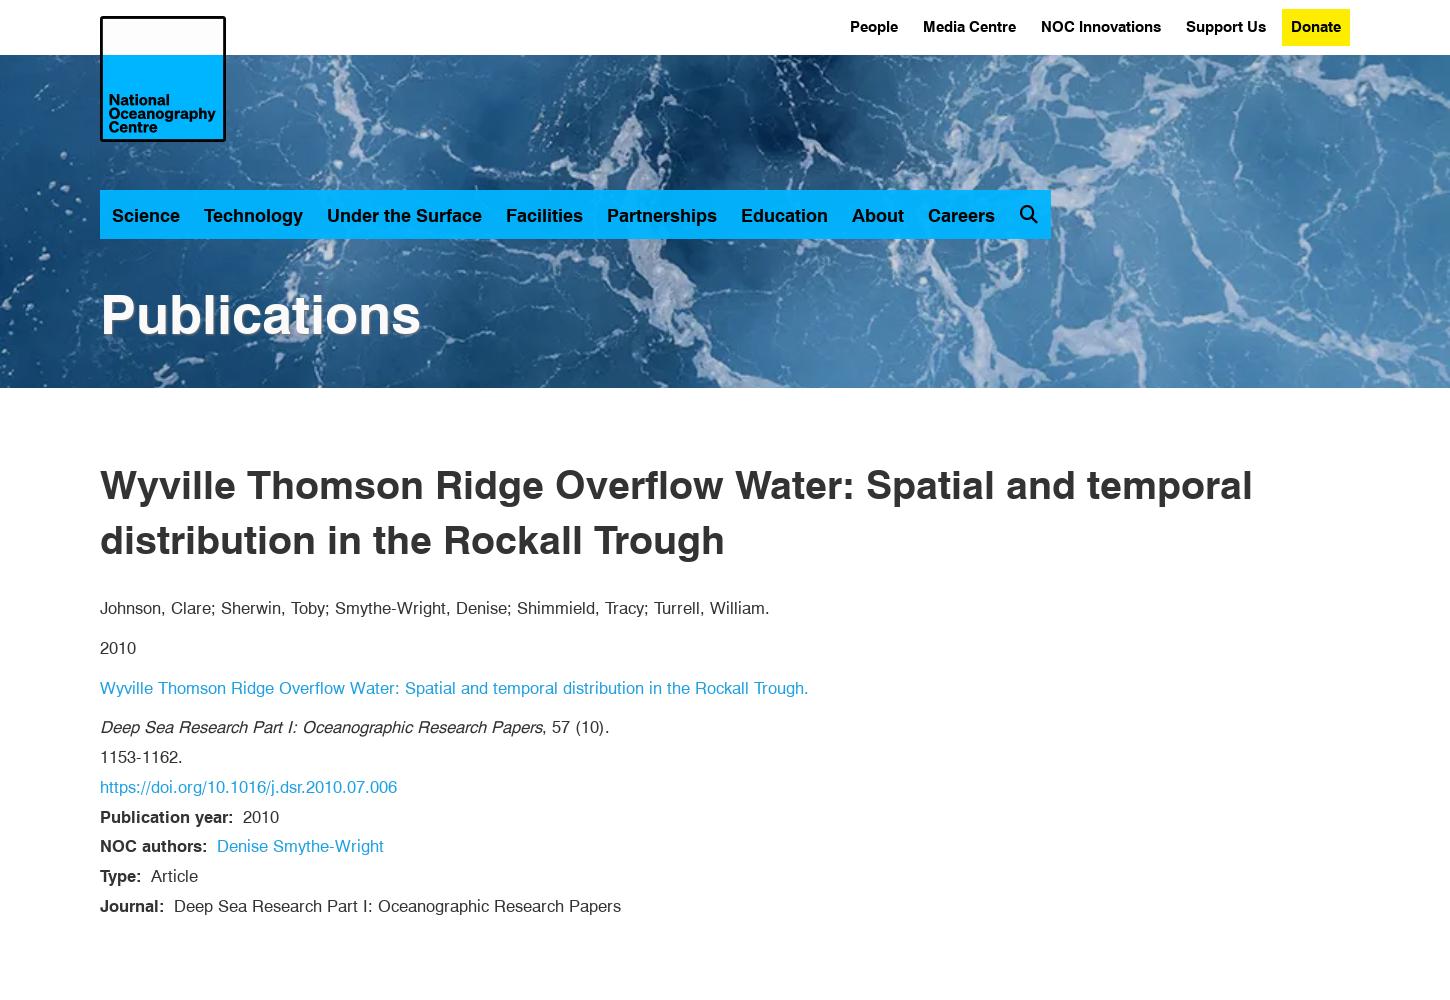  What do you see at coordinates (248, 786) in the screenshot?
I see `'https://doi.org/10.1016/j.dsr.2010.07.006'` at bounding box center [248, 786].